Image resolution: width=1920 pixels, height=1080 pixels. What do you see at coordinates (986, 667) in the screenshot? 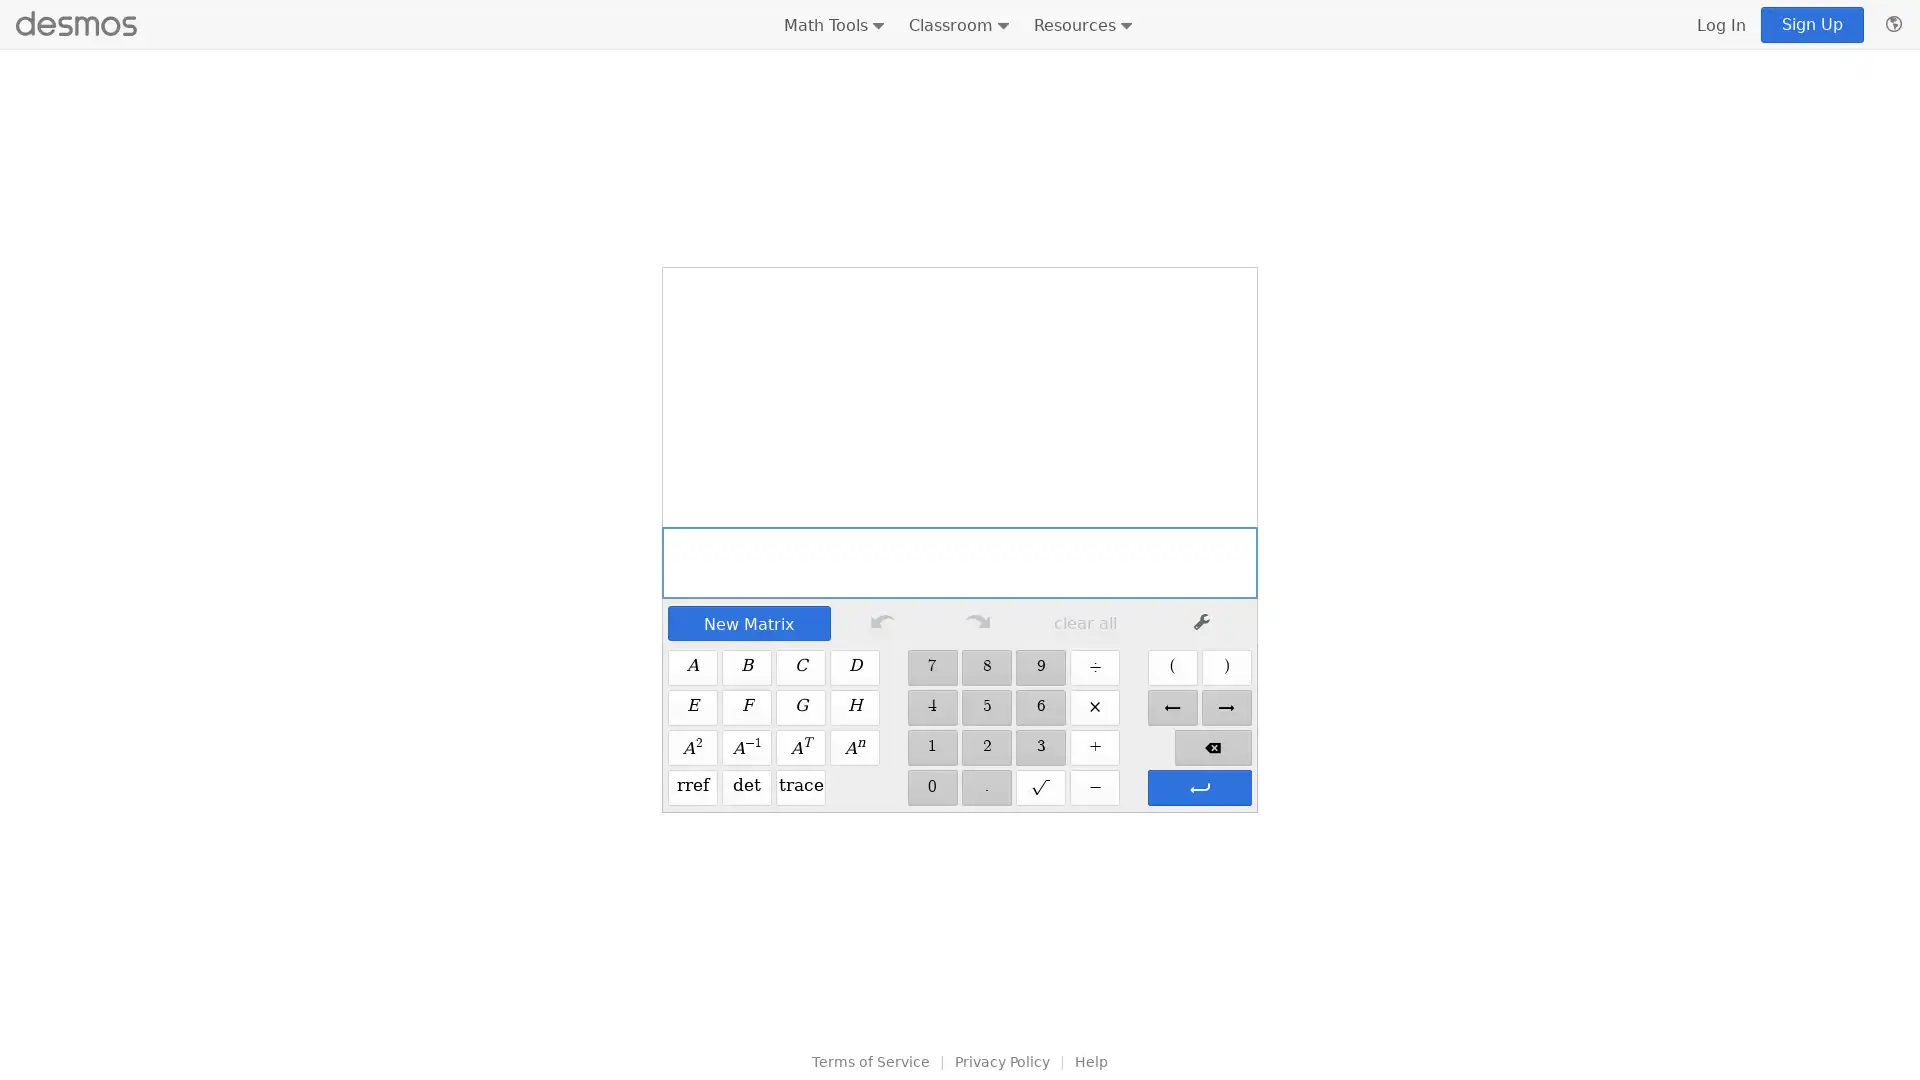
I see `8` at bounding box center [986, 667].